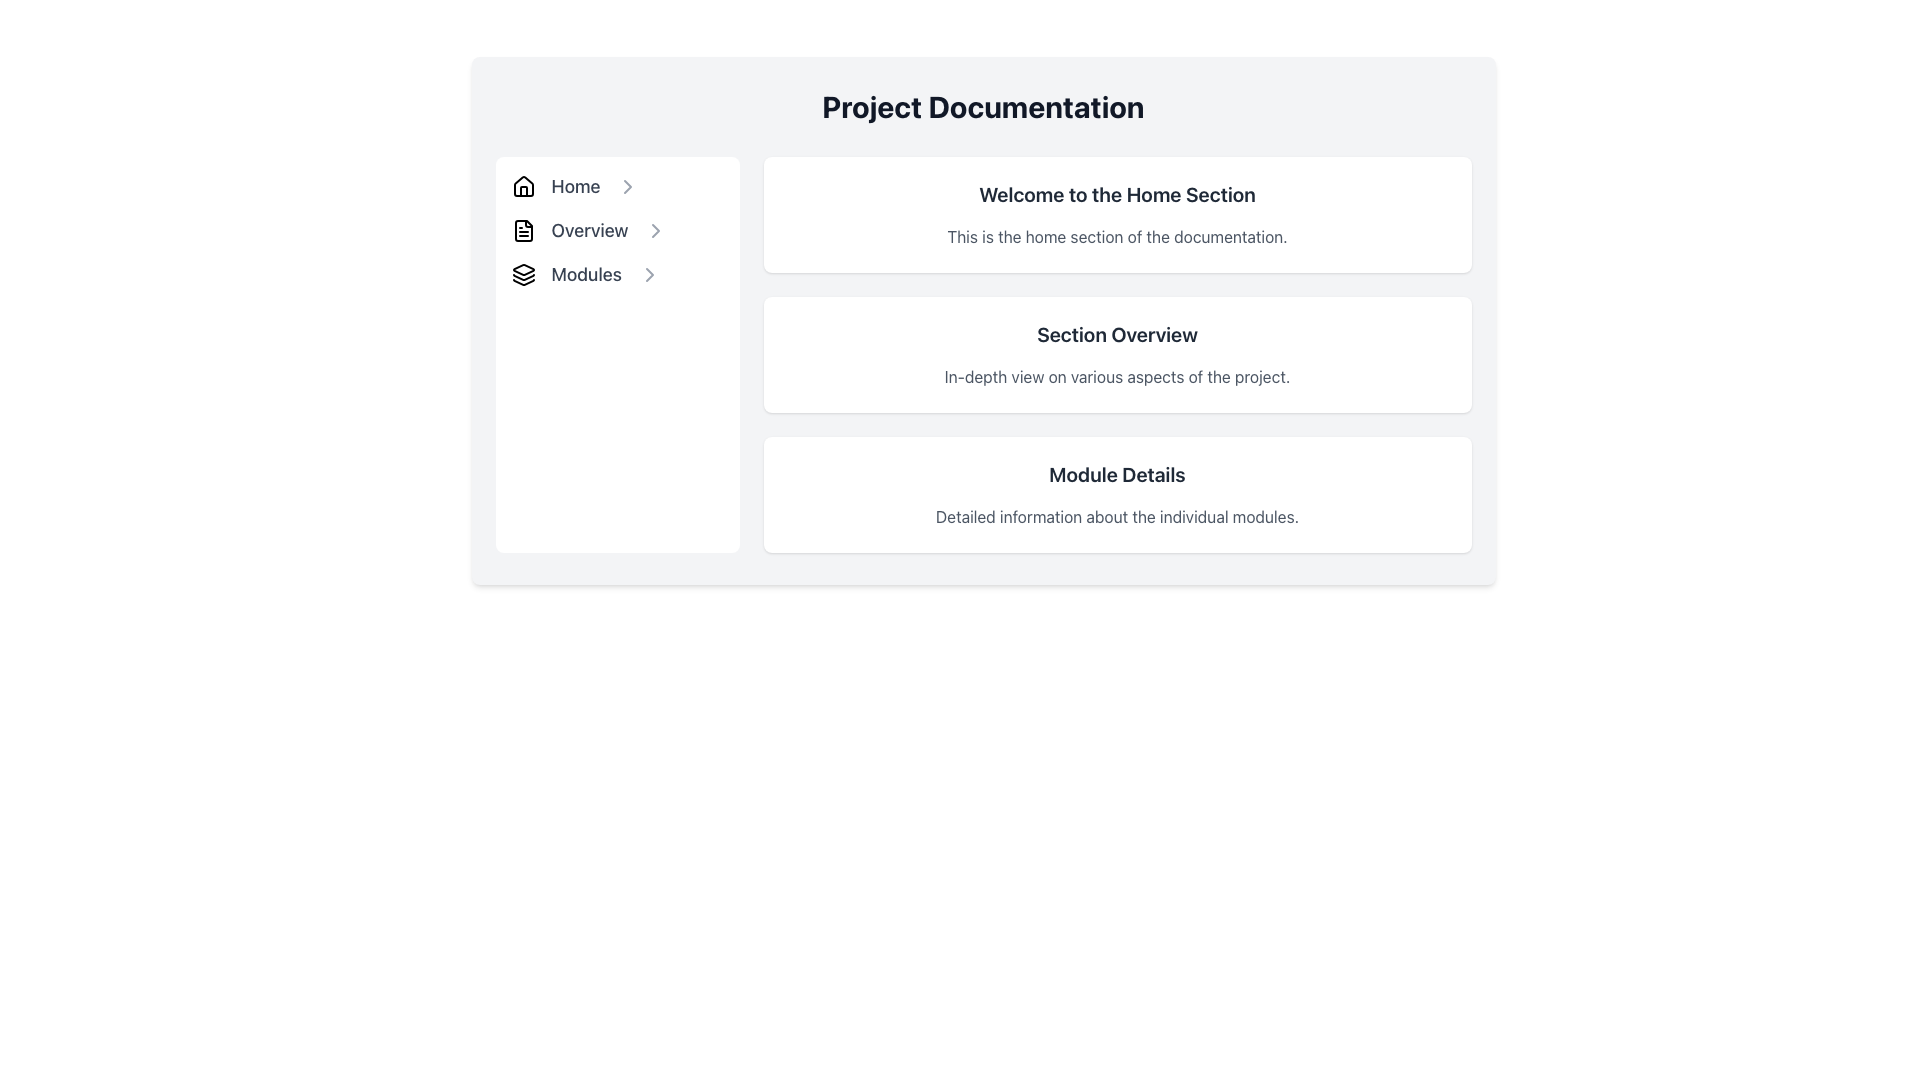 This screenshot has width=1920, height=1080. What do you see at coordinates (656, 230) in the screenshot?
I see `the right-pointing chevron icon styled in gray, located to the right of the 'Overview' text in the vertically-stacked navigation menu` at bounding box center [656, 230].